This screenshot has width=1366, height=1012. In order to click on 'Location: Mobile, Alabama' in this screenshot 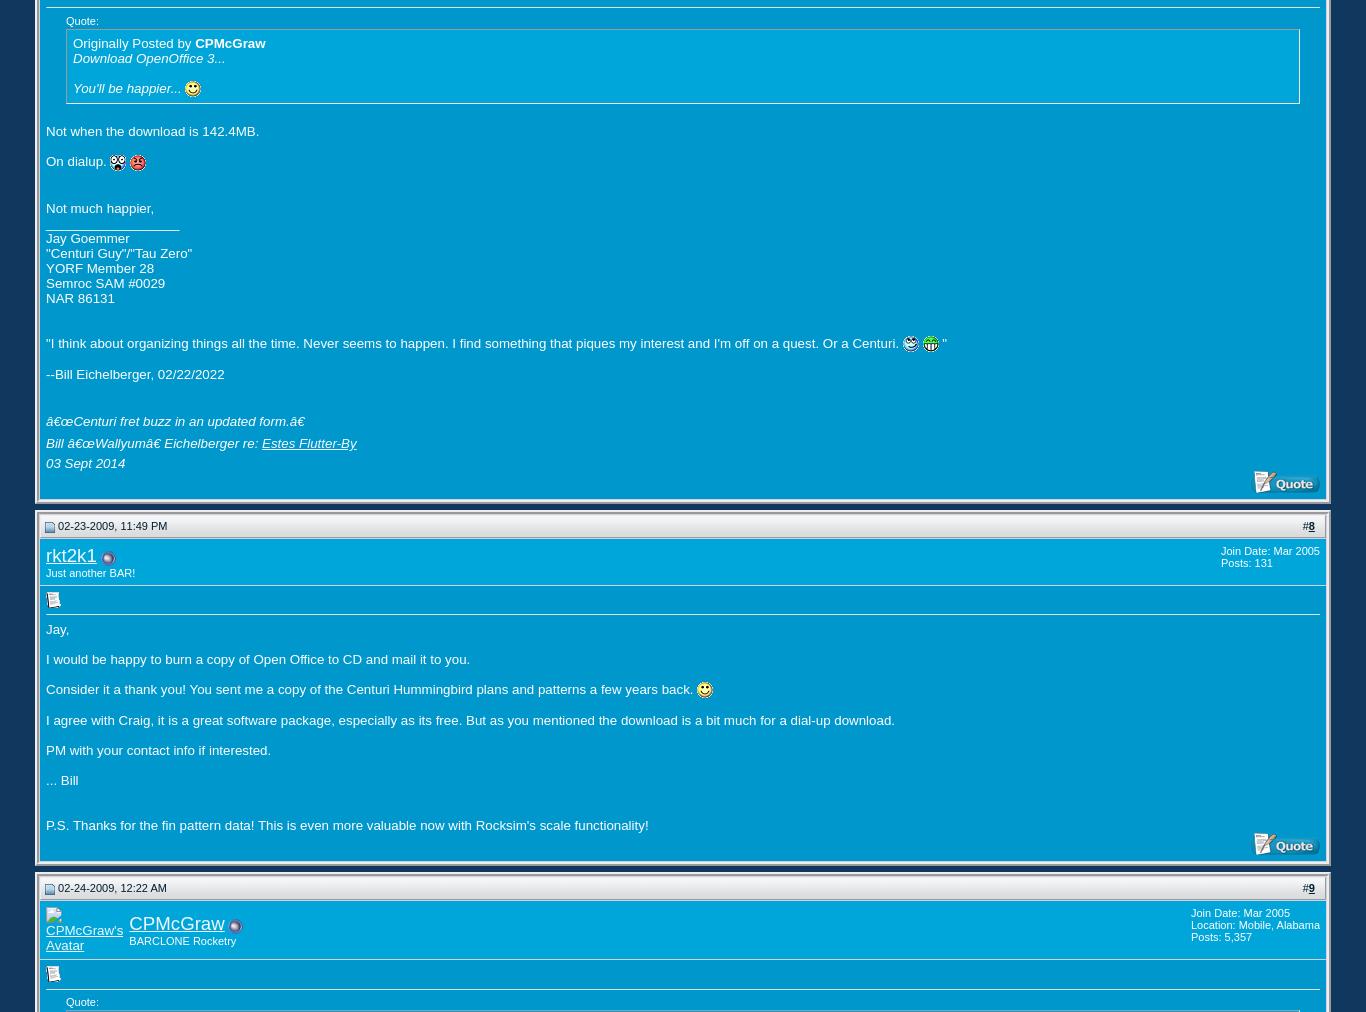, I will do `click(1253, 924)`.